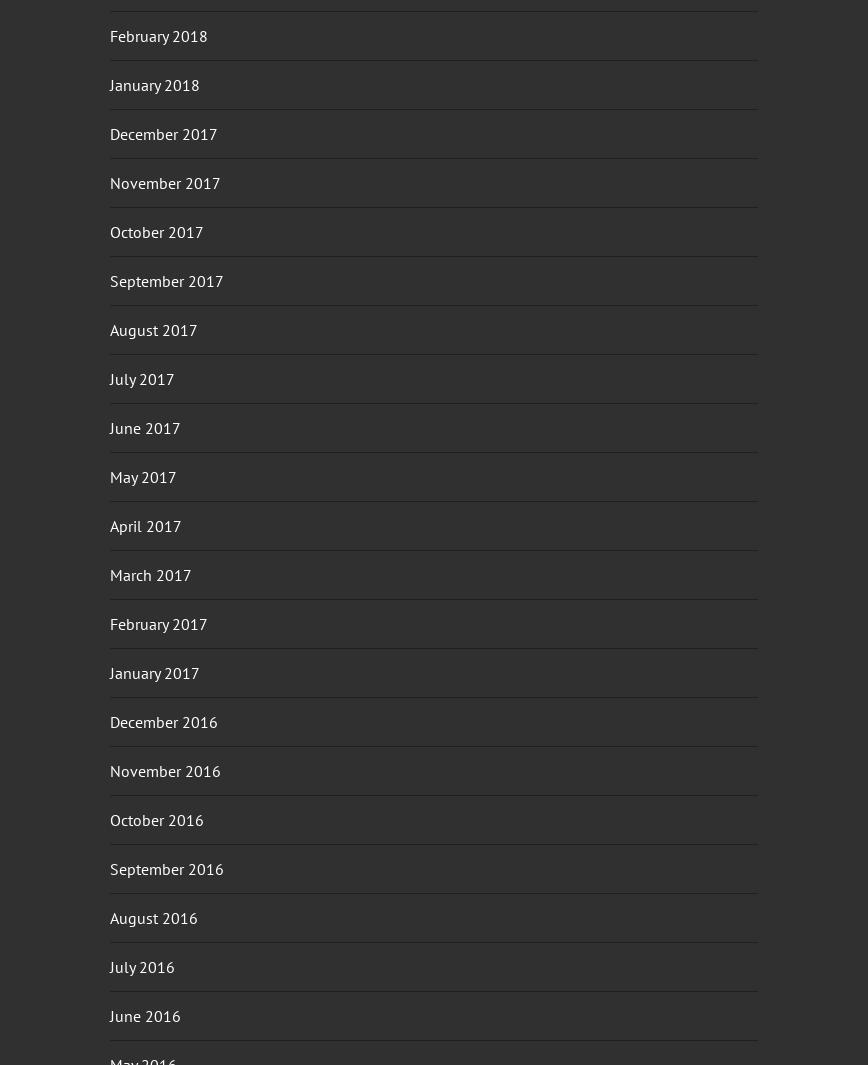 The image size is (868, 1065). I want to click on 'August 2017', so click(153, 327).